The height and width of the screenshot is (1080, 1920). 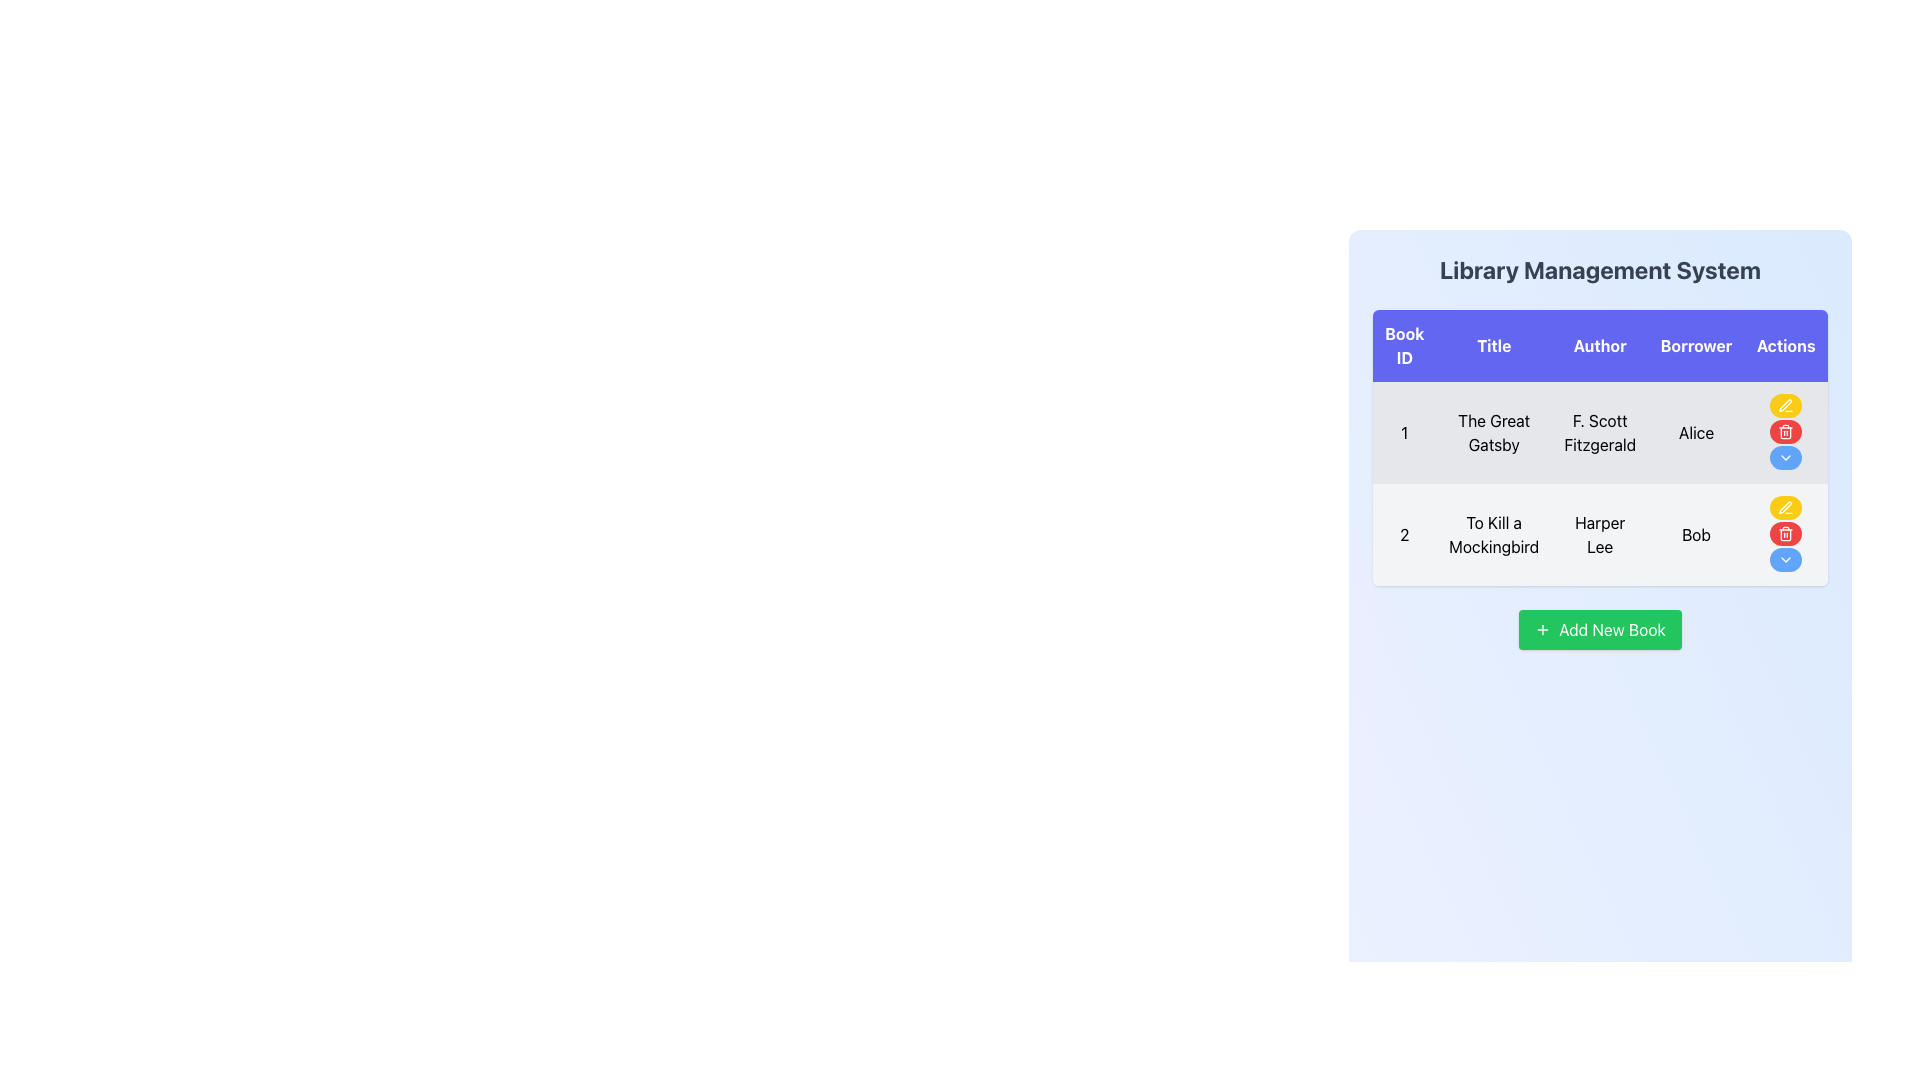 What do you see at coordinates (1494, 534) in the screenshot?
I see `or highlight the text label displaying the title 'To Kill a Mockingbird' located in the second row and second column of the table under the 'Title' header` at bounding box center [1494, 534].